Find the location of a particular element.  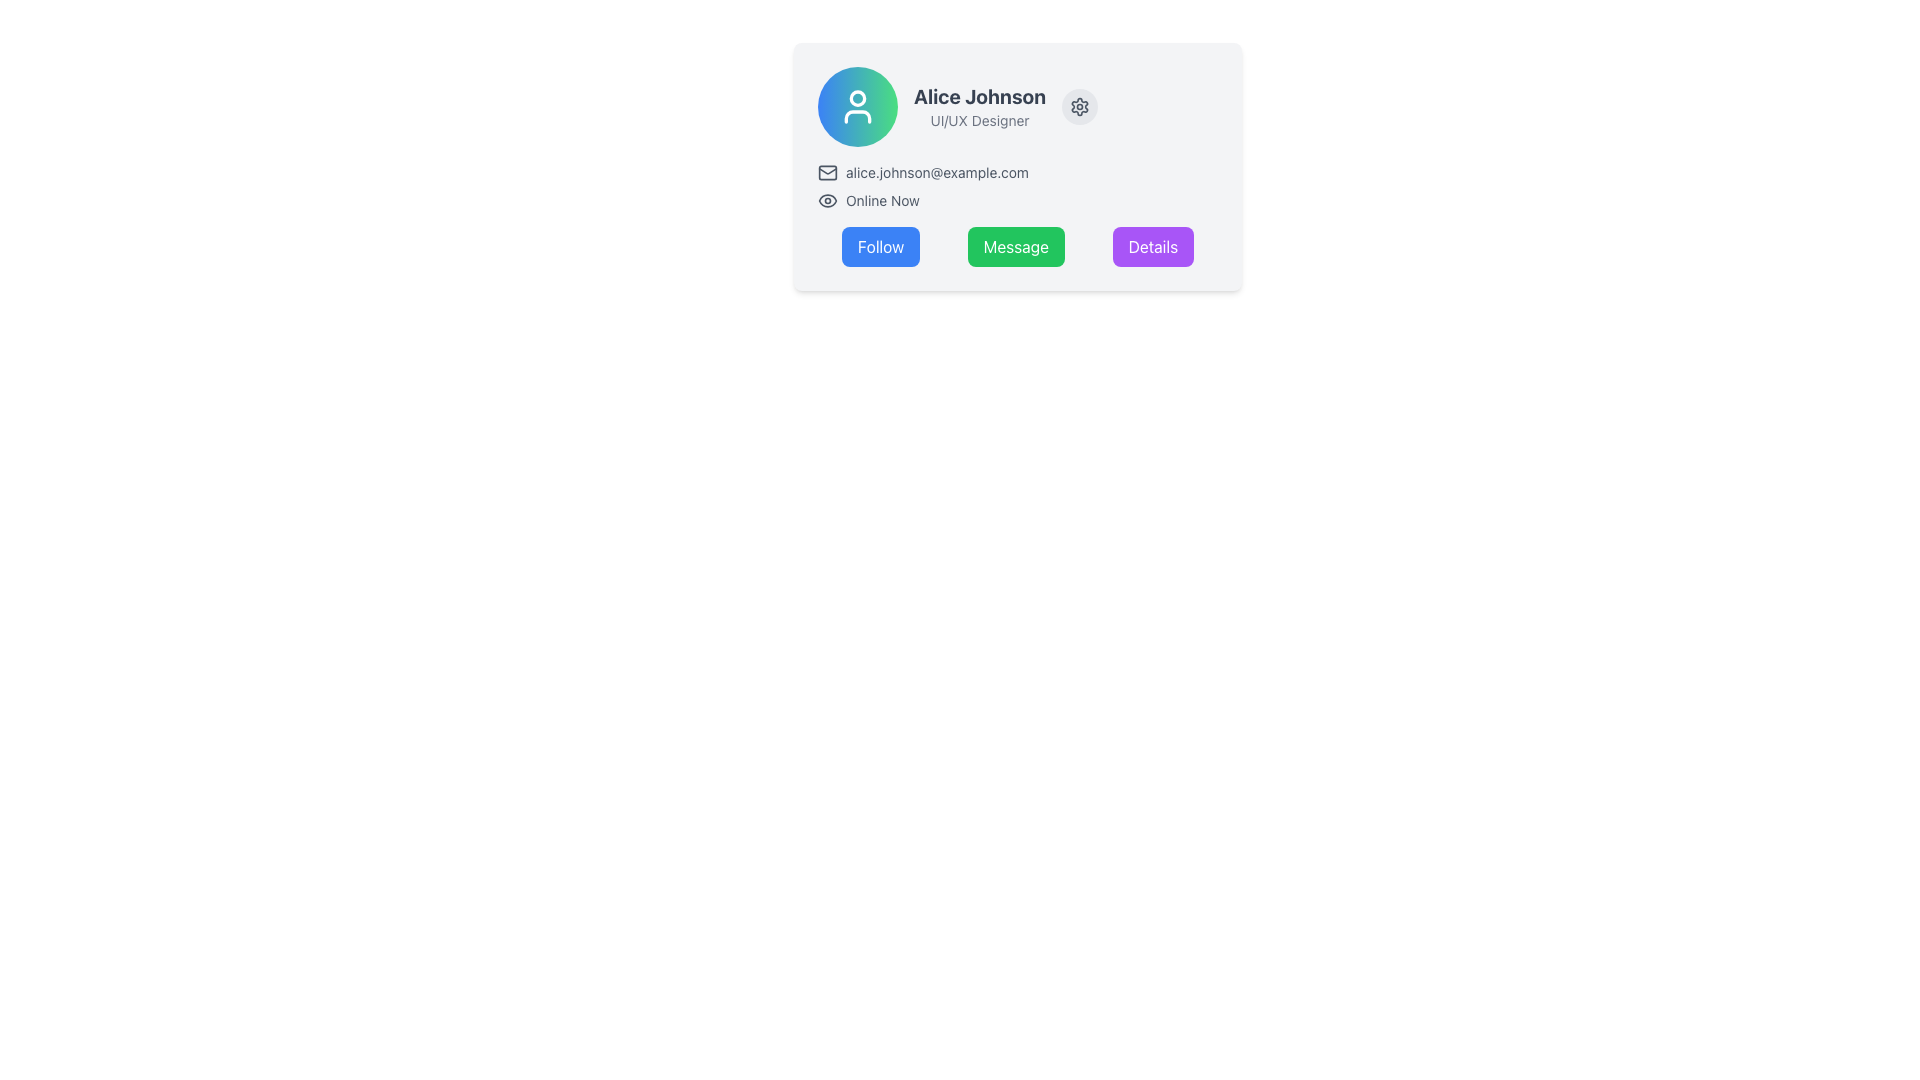

the Information display area that shows the user's contact email and online status, located centrally beneath the title and job description ('Alice Johnson', 'UI/UX Designer') is located at coordinates (1017, 186).